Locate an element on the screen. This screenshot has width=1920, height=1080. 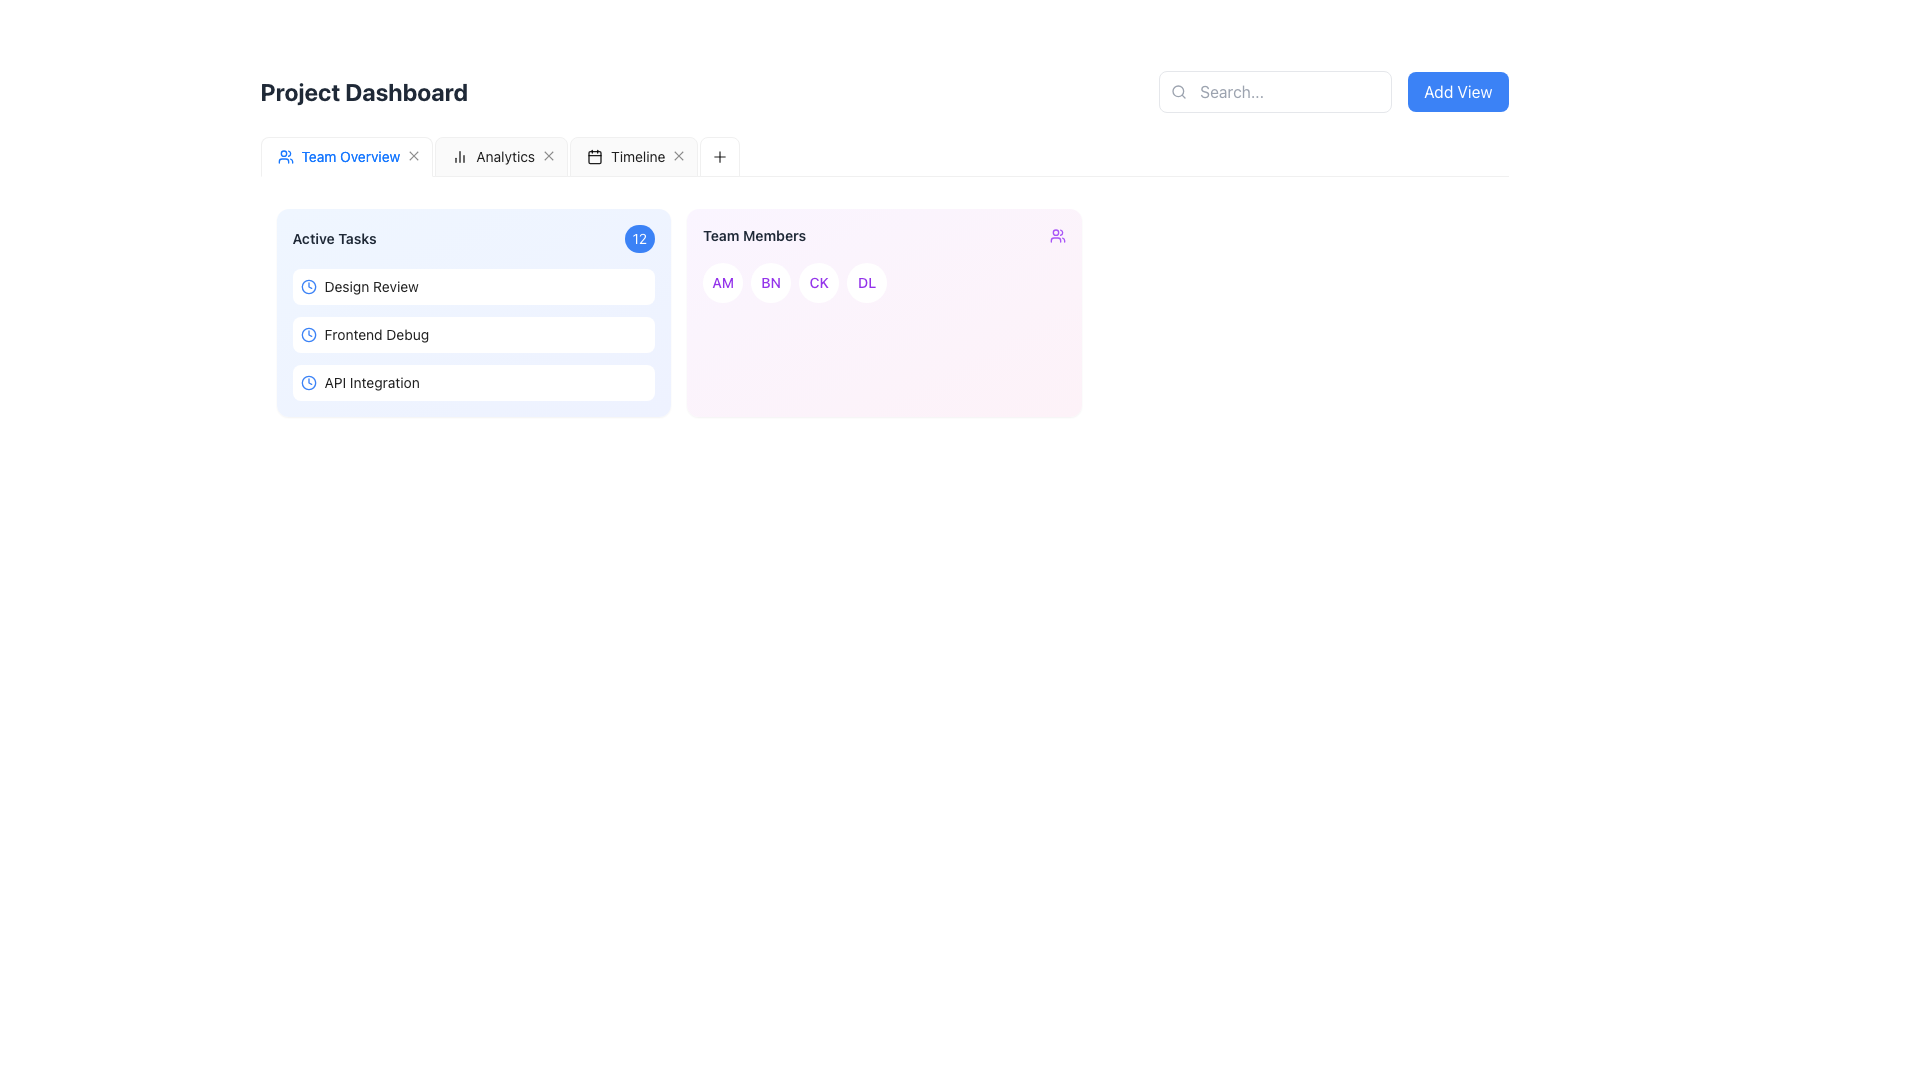
the small user group icon in the navigation bar, positioned to the left of the 'Team Overview' text is located at coordinates (284, 156).